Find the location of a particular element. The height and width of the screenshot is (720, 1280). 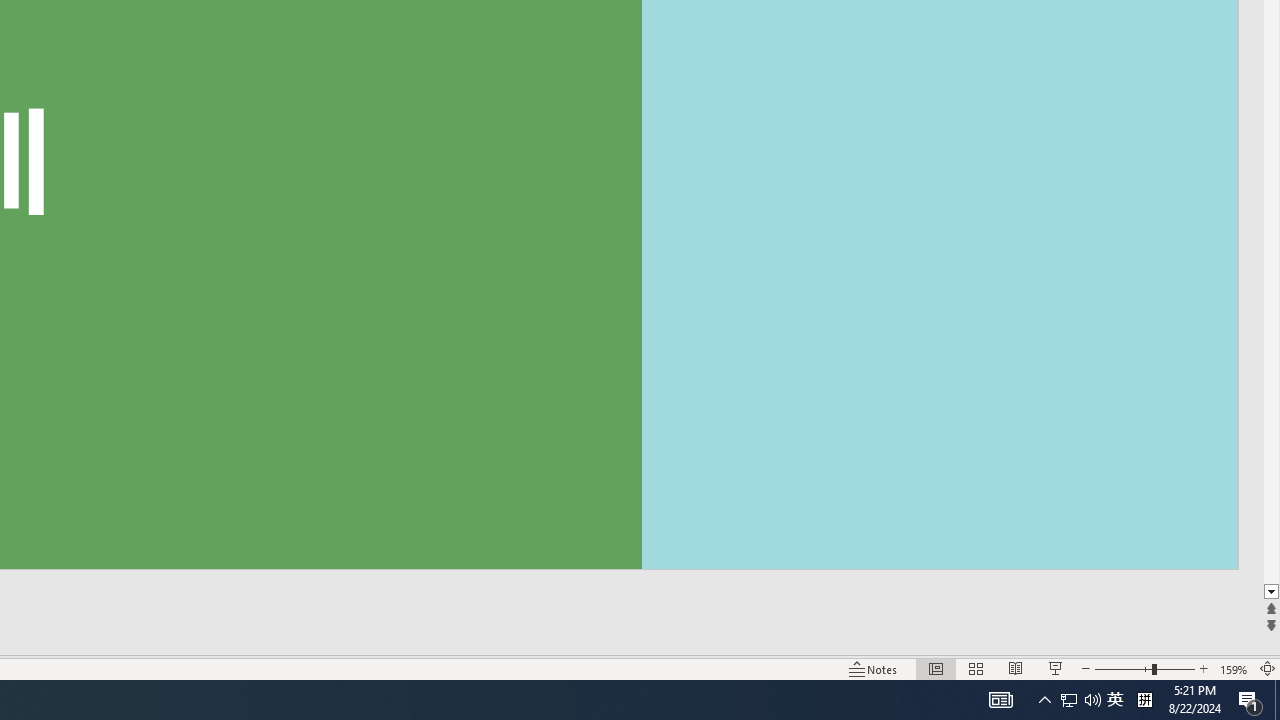

'Action Center, 1 new notification' is located at coordinates (1250, 698).